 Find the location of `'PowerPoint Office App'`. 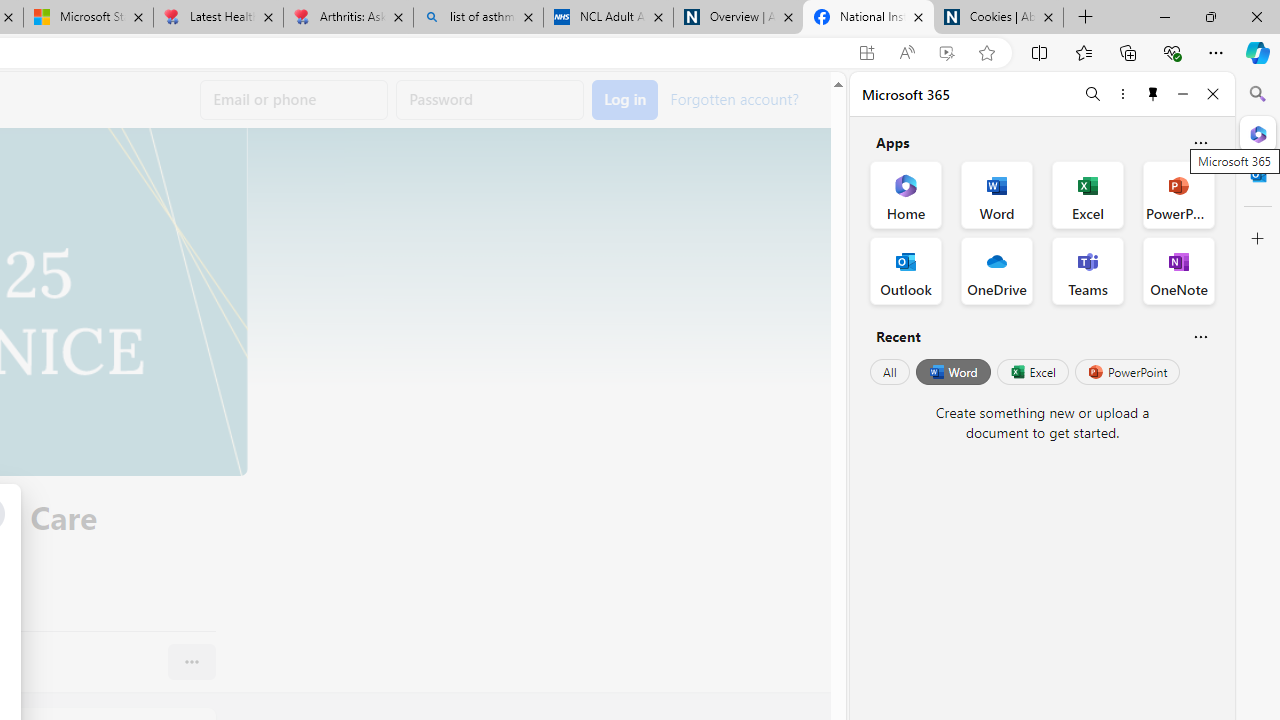

'PowerPoint Office App' is located at coordinates (1178, 195).